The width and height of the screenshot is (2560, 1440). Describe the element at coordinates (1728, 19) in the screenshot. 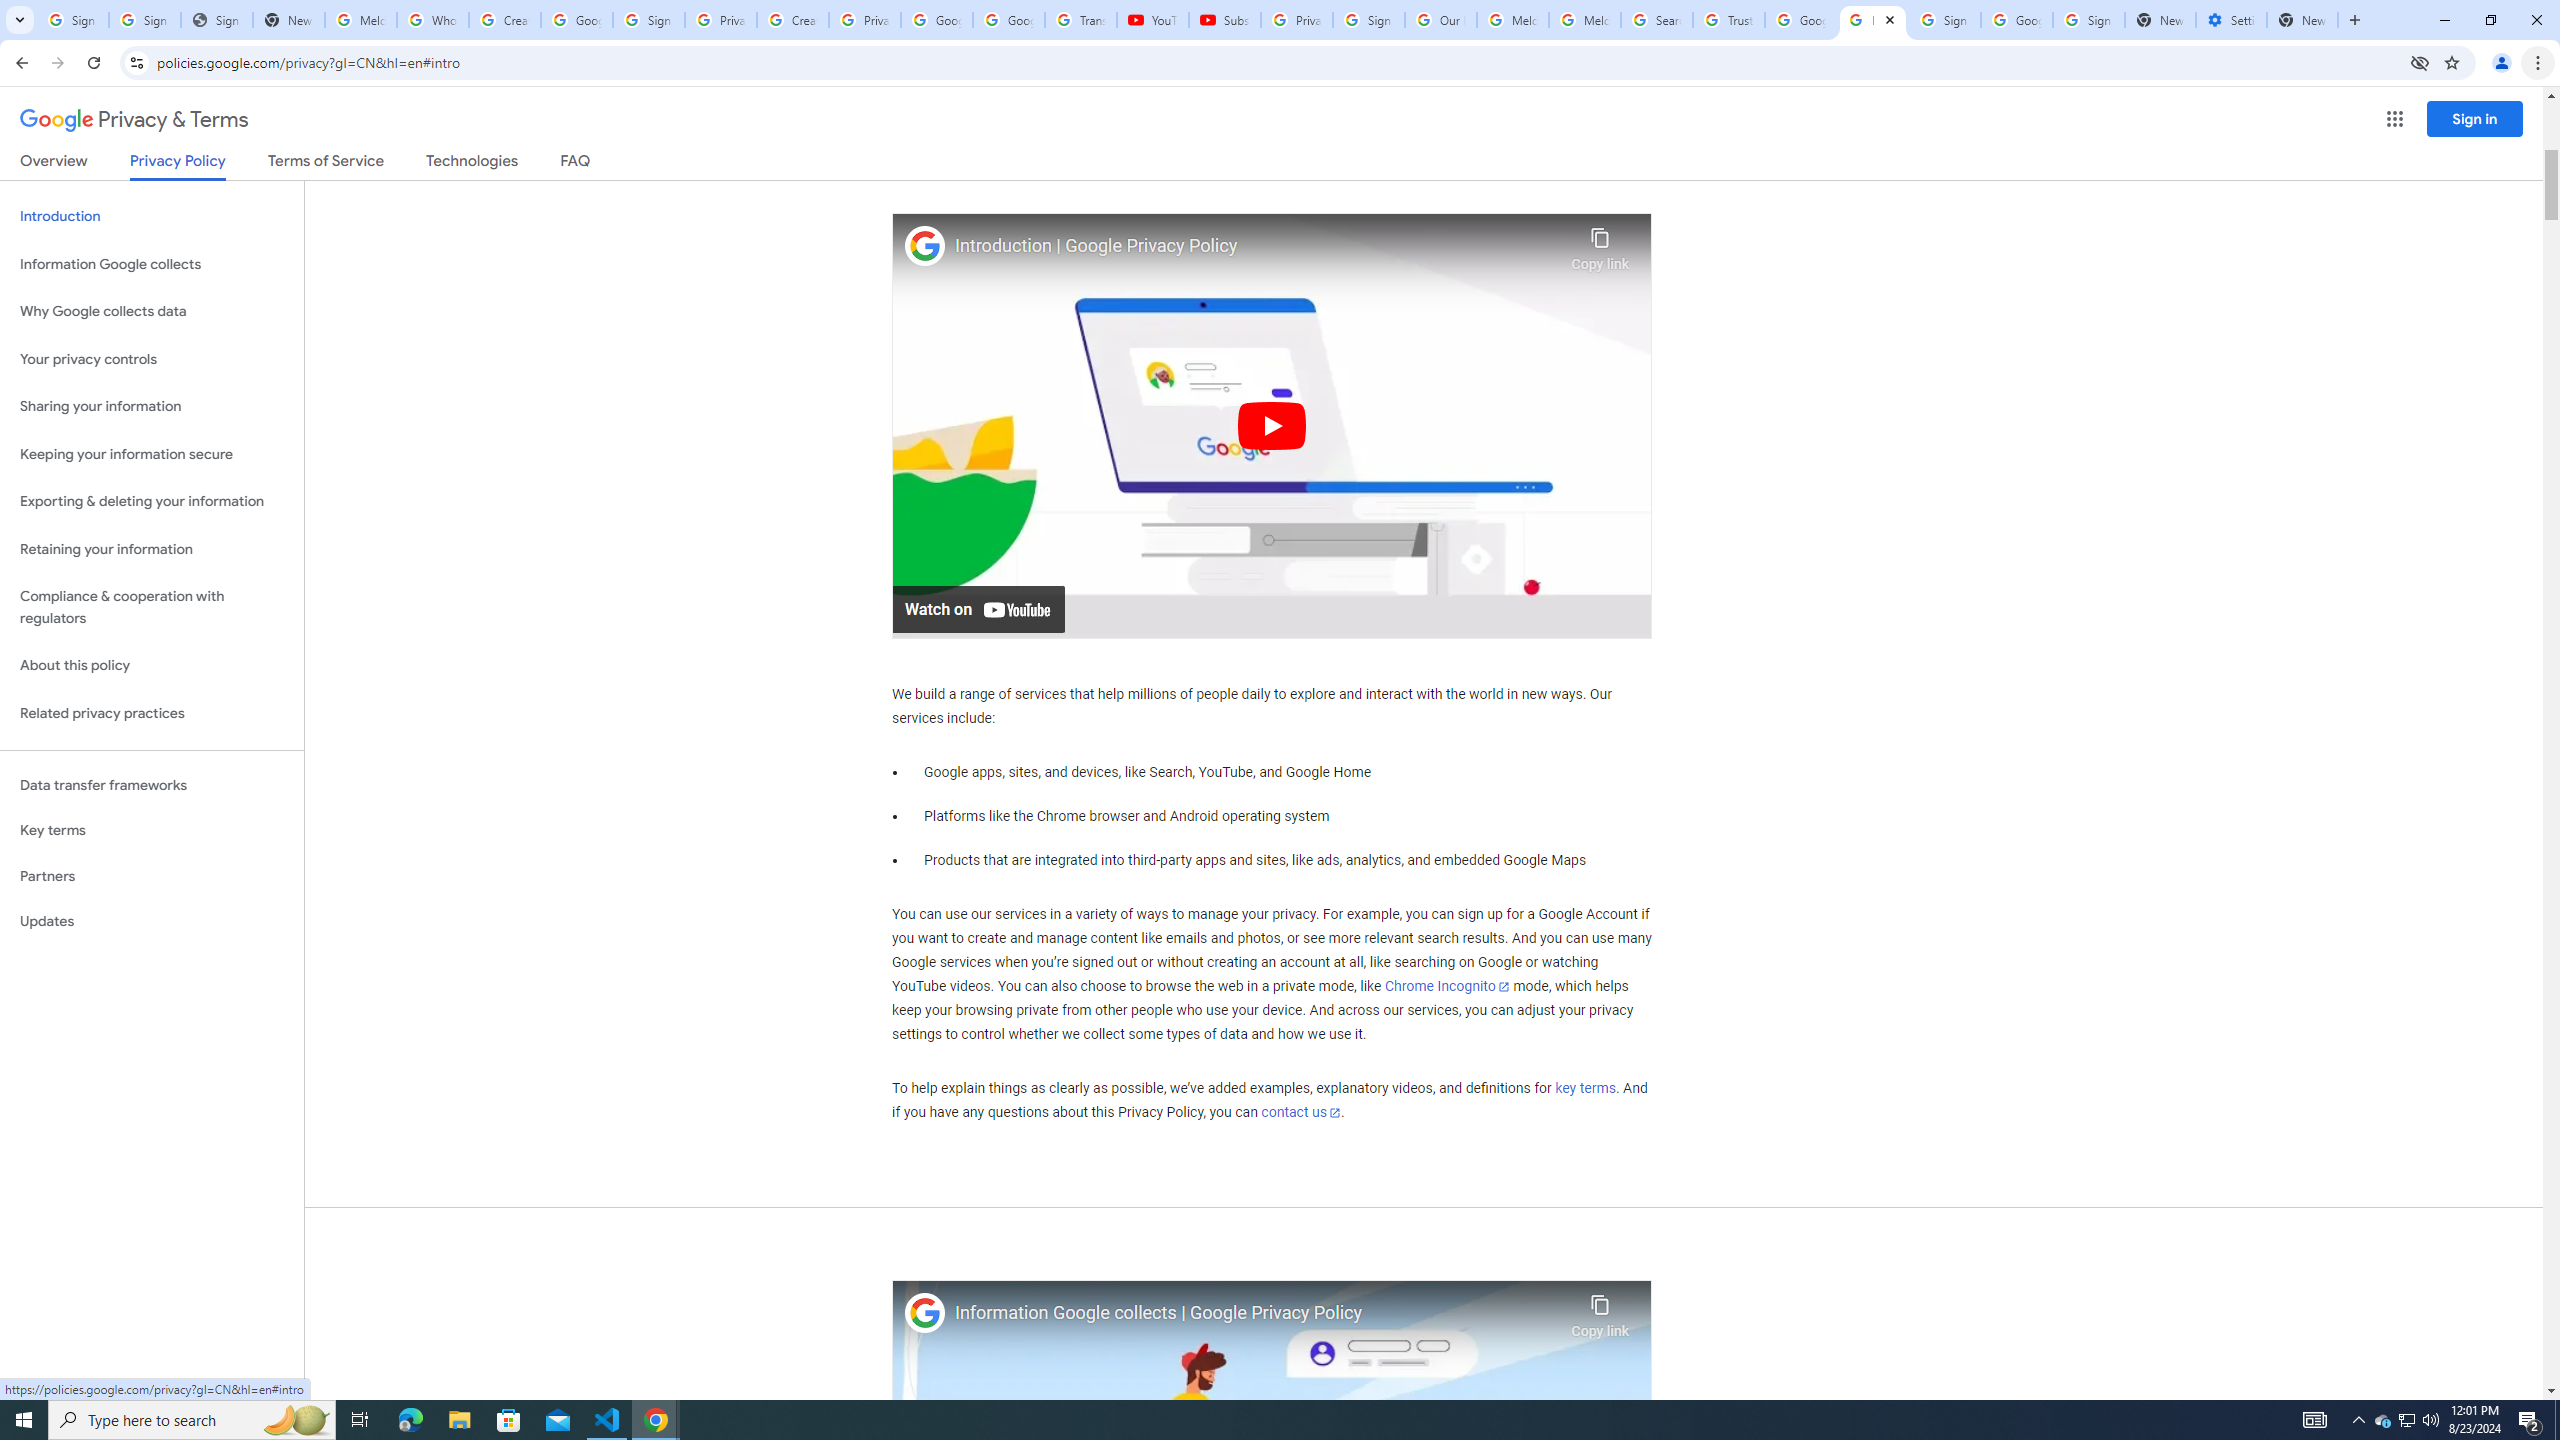

I see `'Trusted Information and Content - Google Safety Center'` at that location.